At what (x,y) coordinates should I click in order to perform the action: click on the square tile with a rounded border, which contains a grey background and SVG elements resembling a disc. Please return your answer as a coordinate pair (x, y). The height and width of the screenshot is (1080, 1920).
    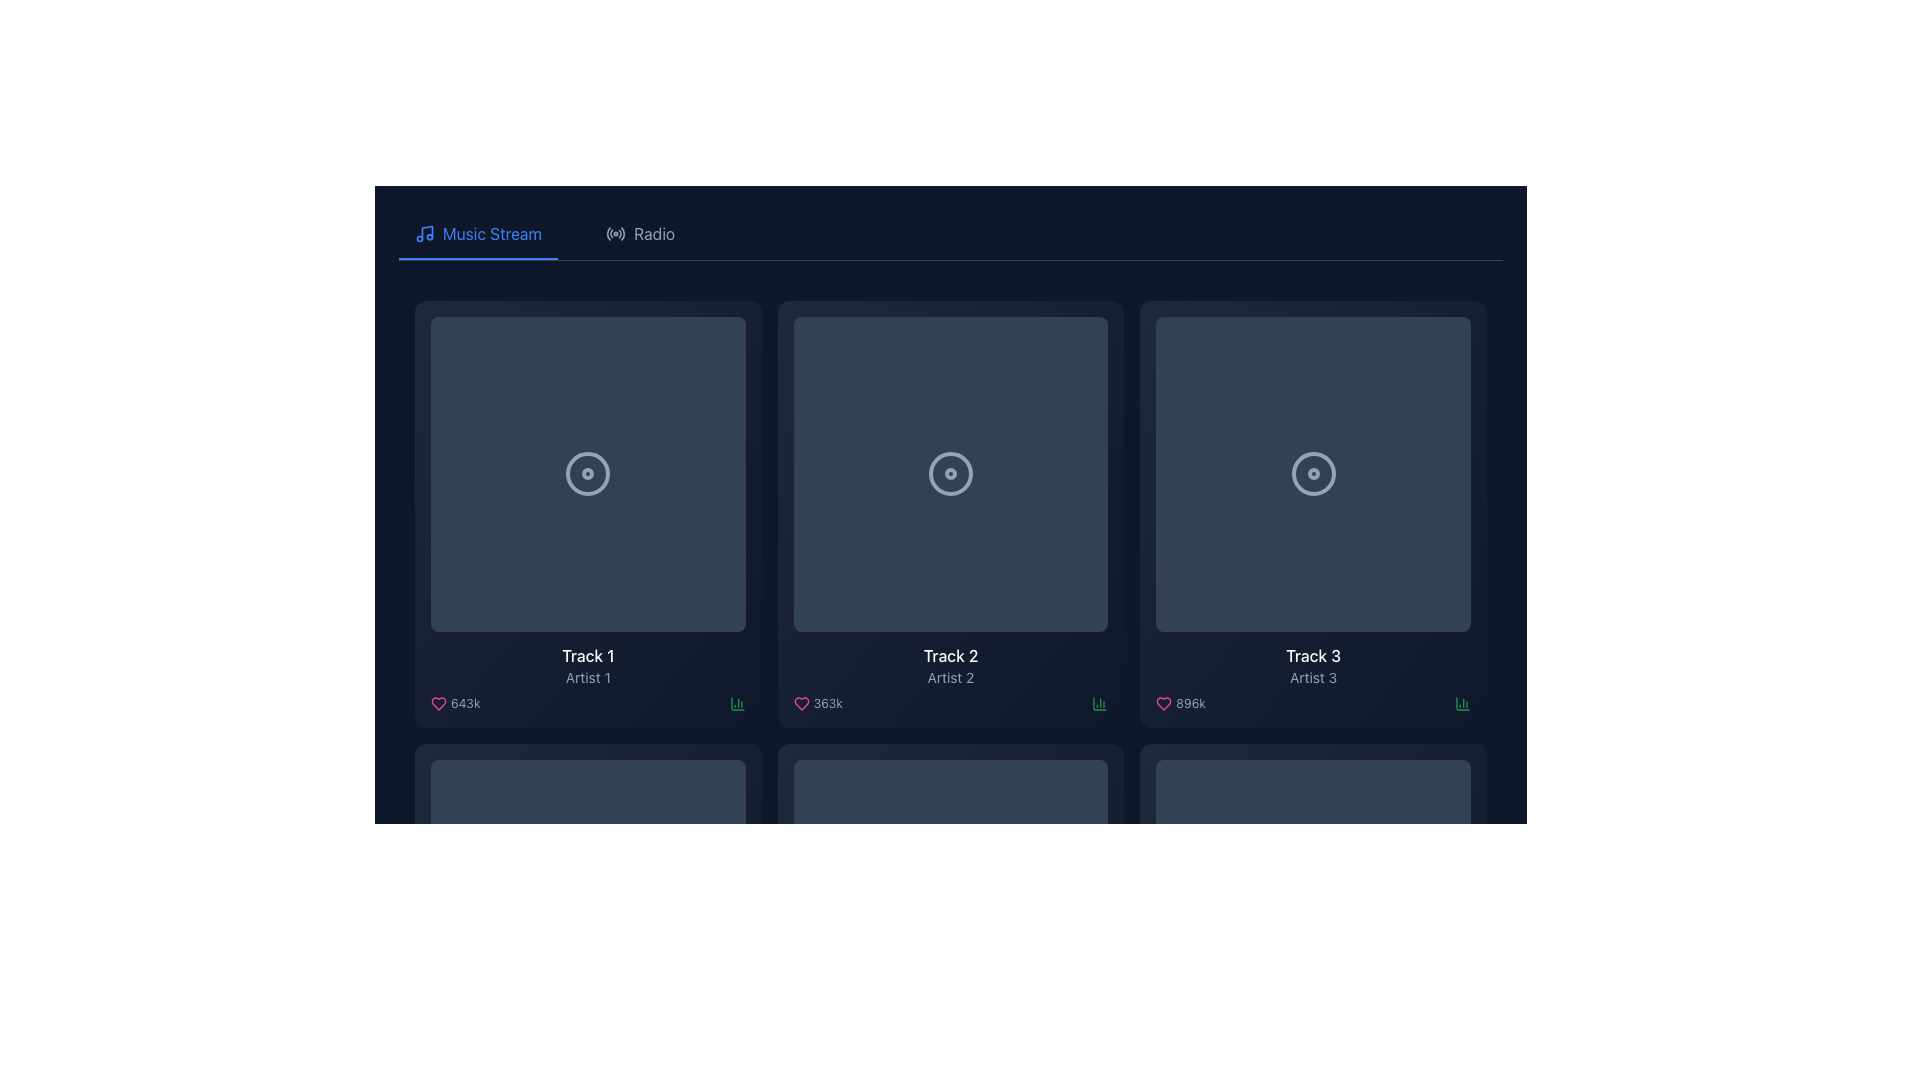
    Looking at the image, I should click on (949, 917).